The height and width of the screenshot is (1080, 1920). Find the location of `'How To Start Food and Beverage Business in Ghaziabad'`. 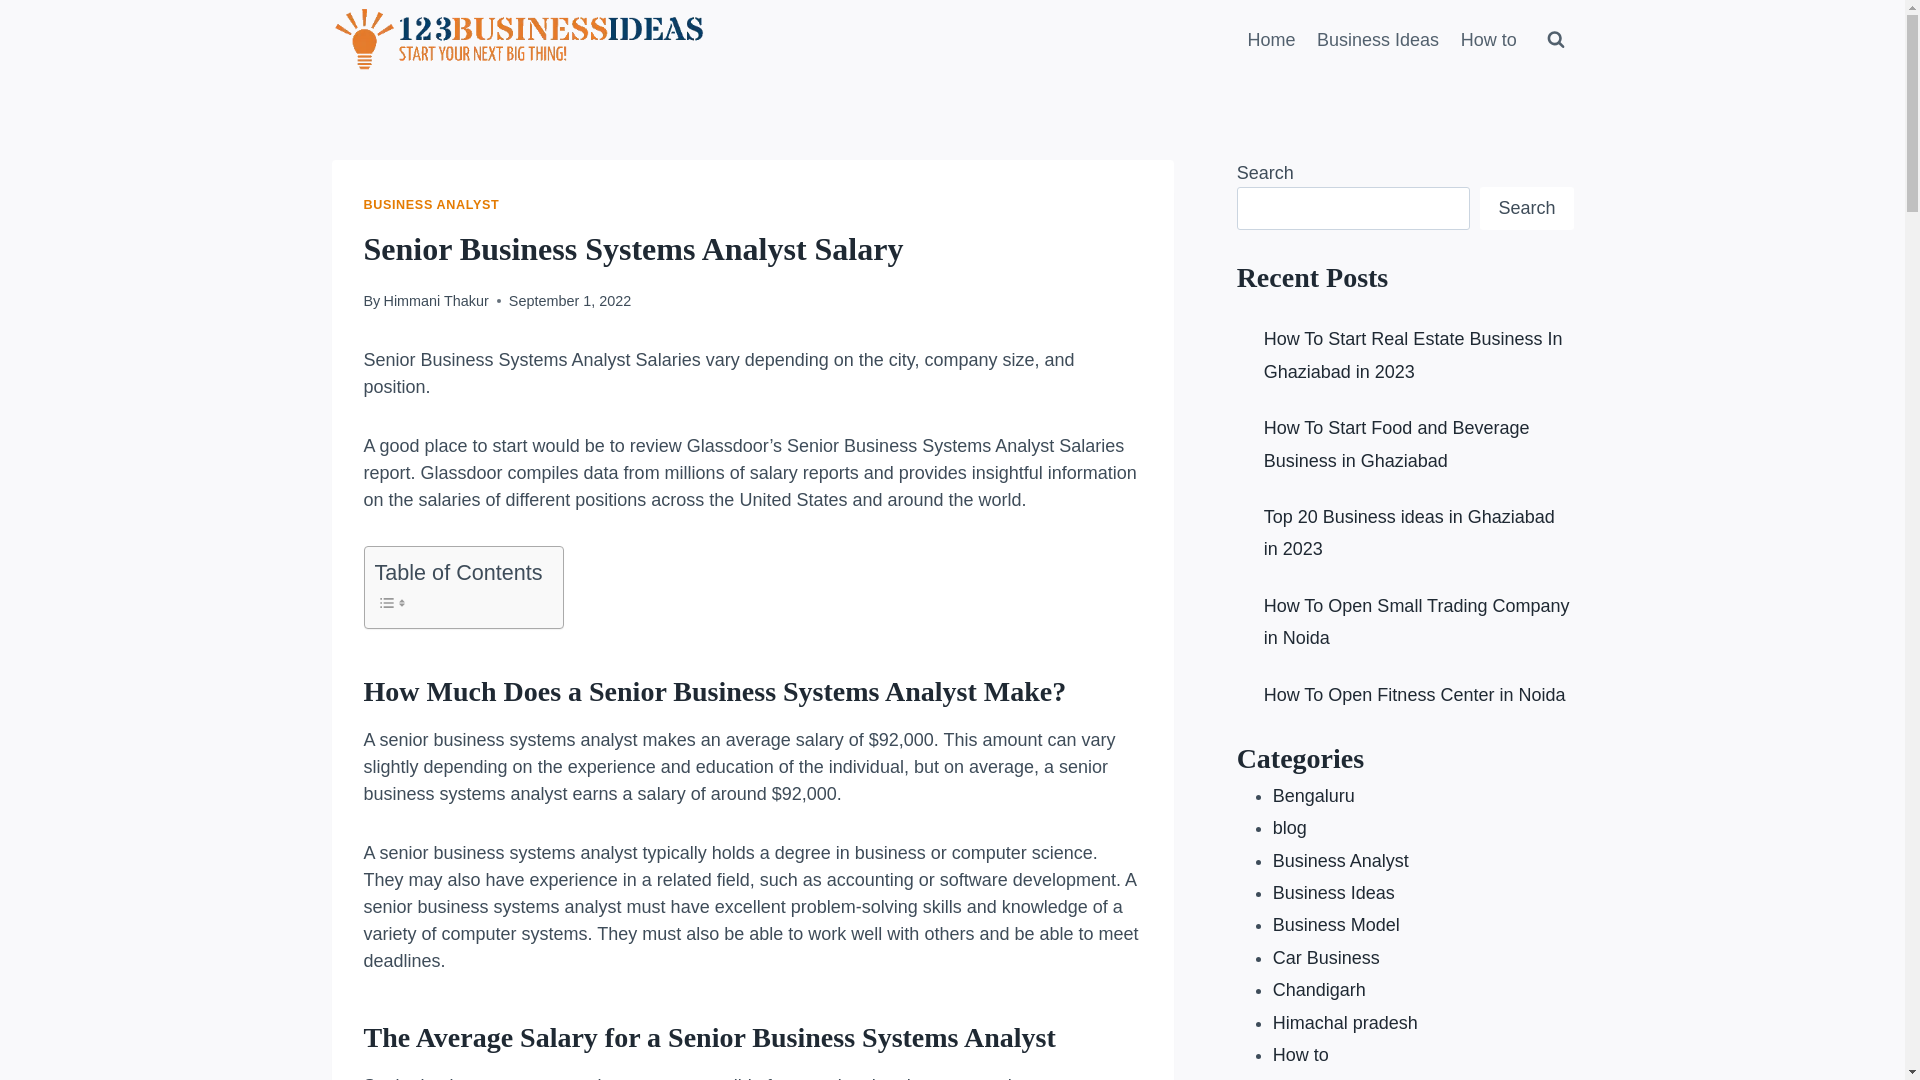

'How To Start Food and Beverage Business in Ghaziabad' is located at coordinates (1395, 442).